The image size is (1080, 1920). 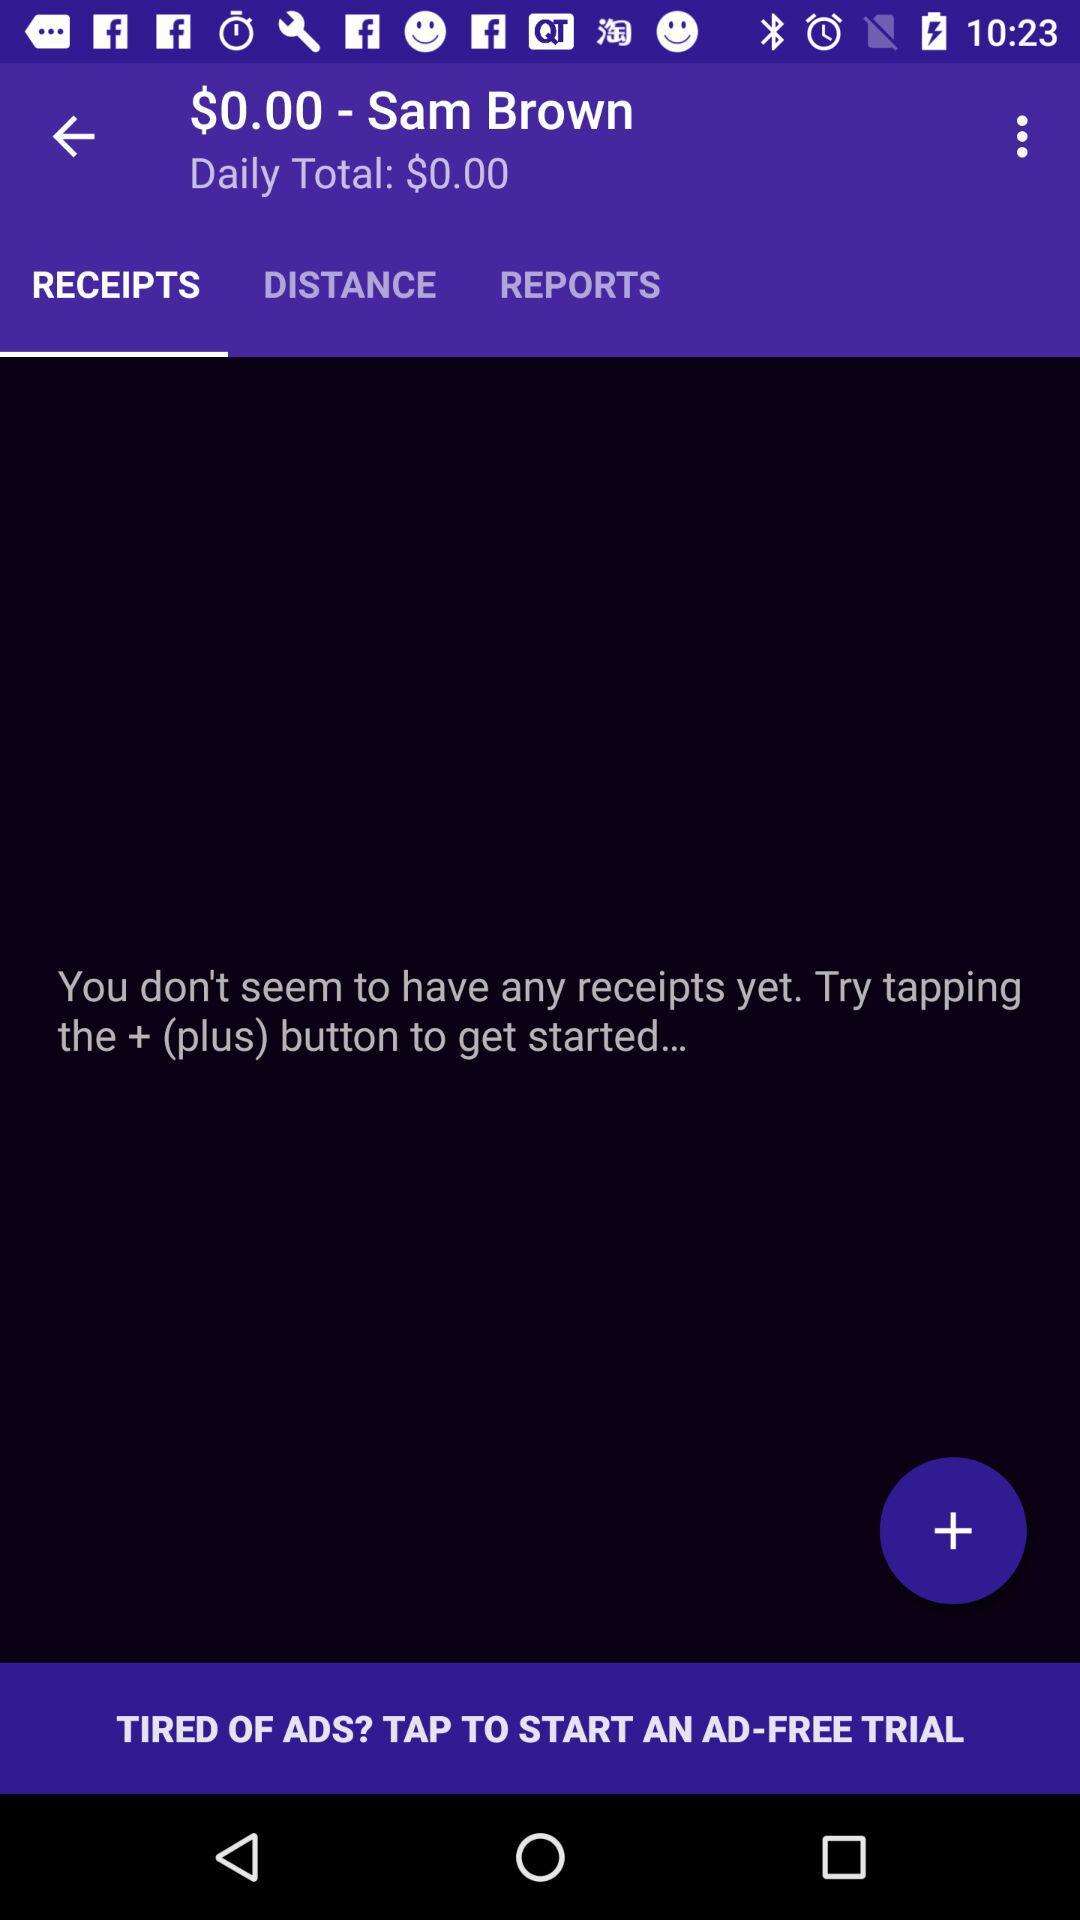 I want to click on icon at the top right corner, so click(x=1027, y=135).